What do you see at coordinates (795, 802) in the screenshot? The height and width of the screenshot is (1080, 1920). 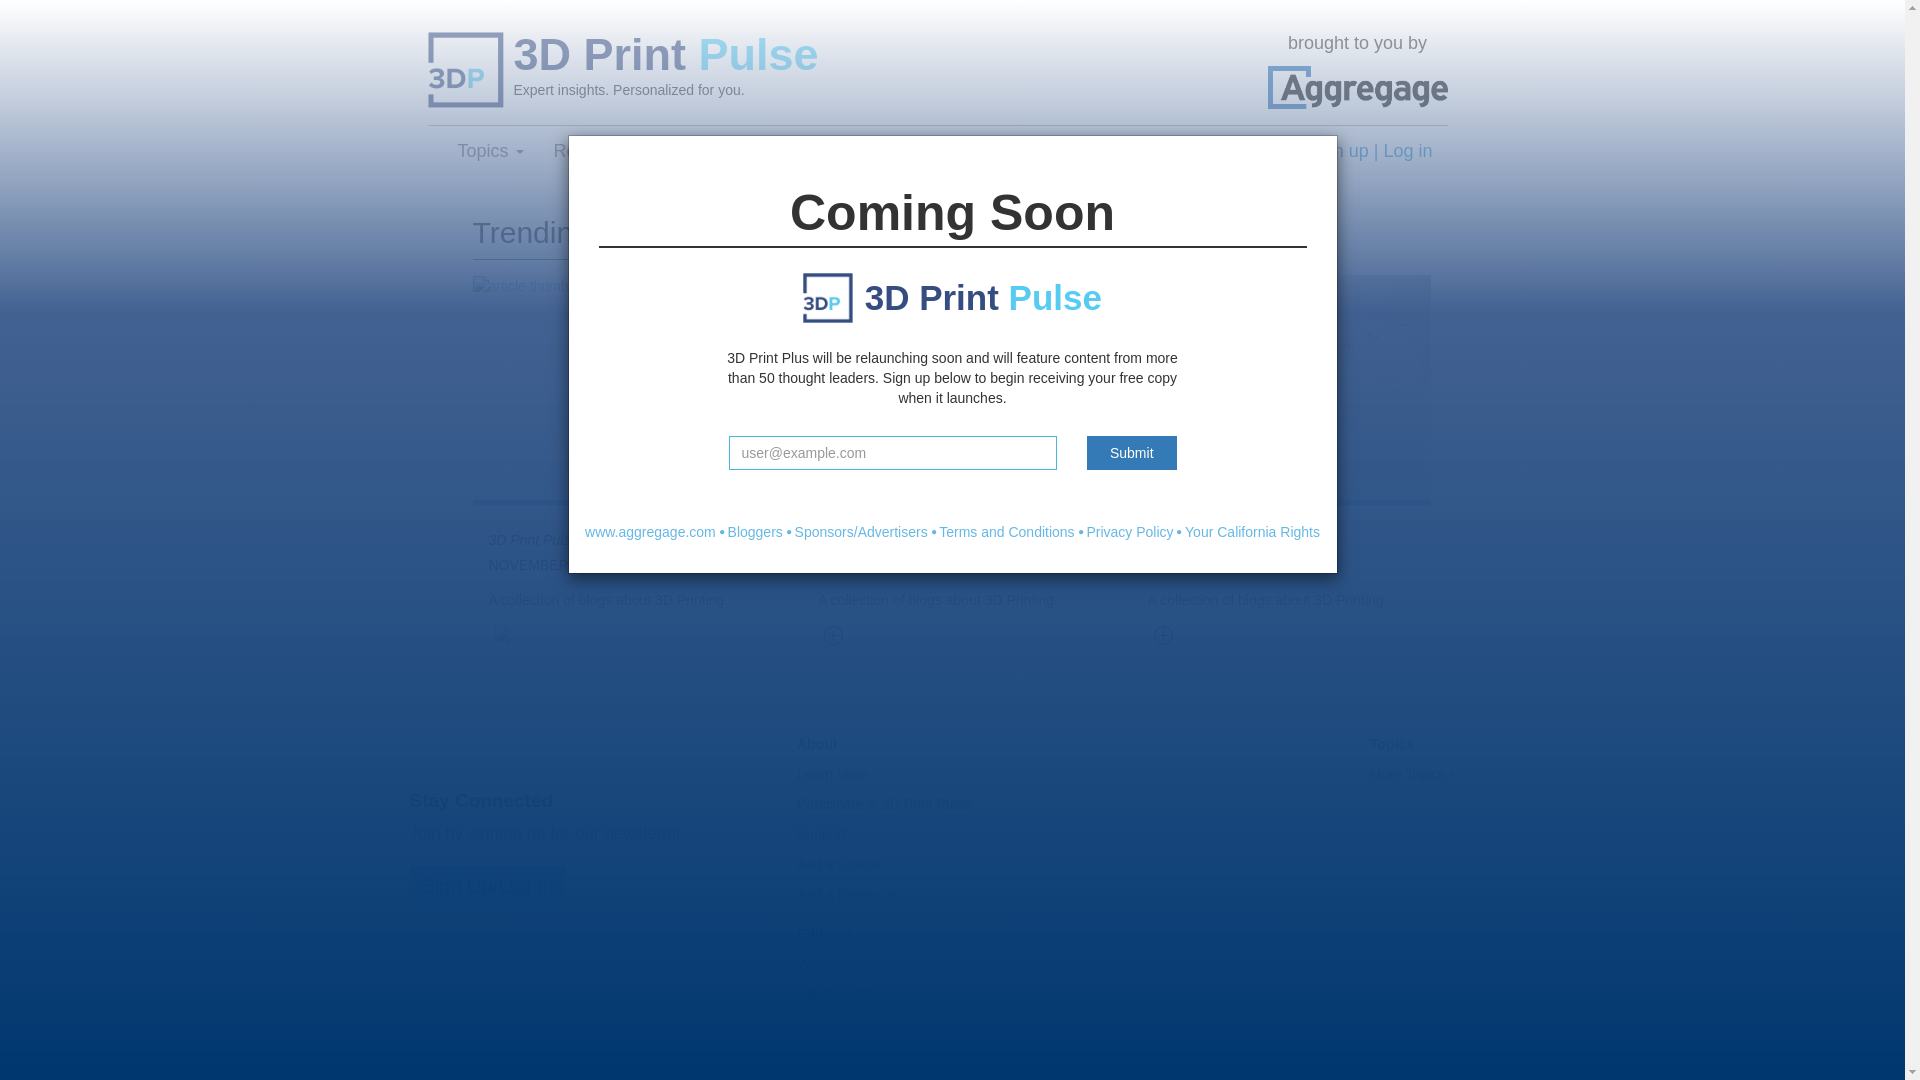 I see `'Participate in 3D Print Pulse'` at bounding box center [795, 802].